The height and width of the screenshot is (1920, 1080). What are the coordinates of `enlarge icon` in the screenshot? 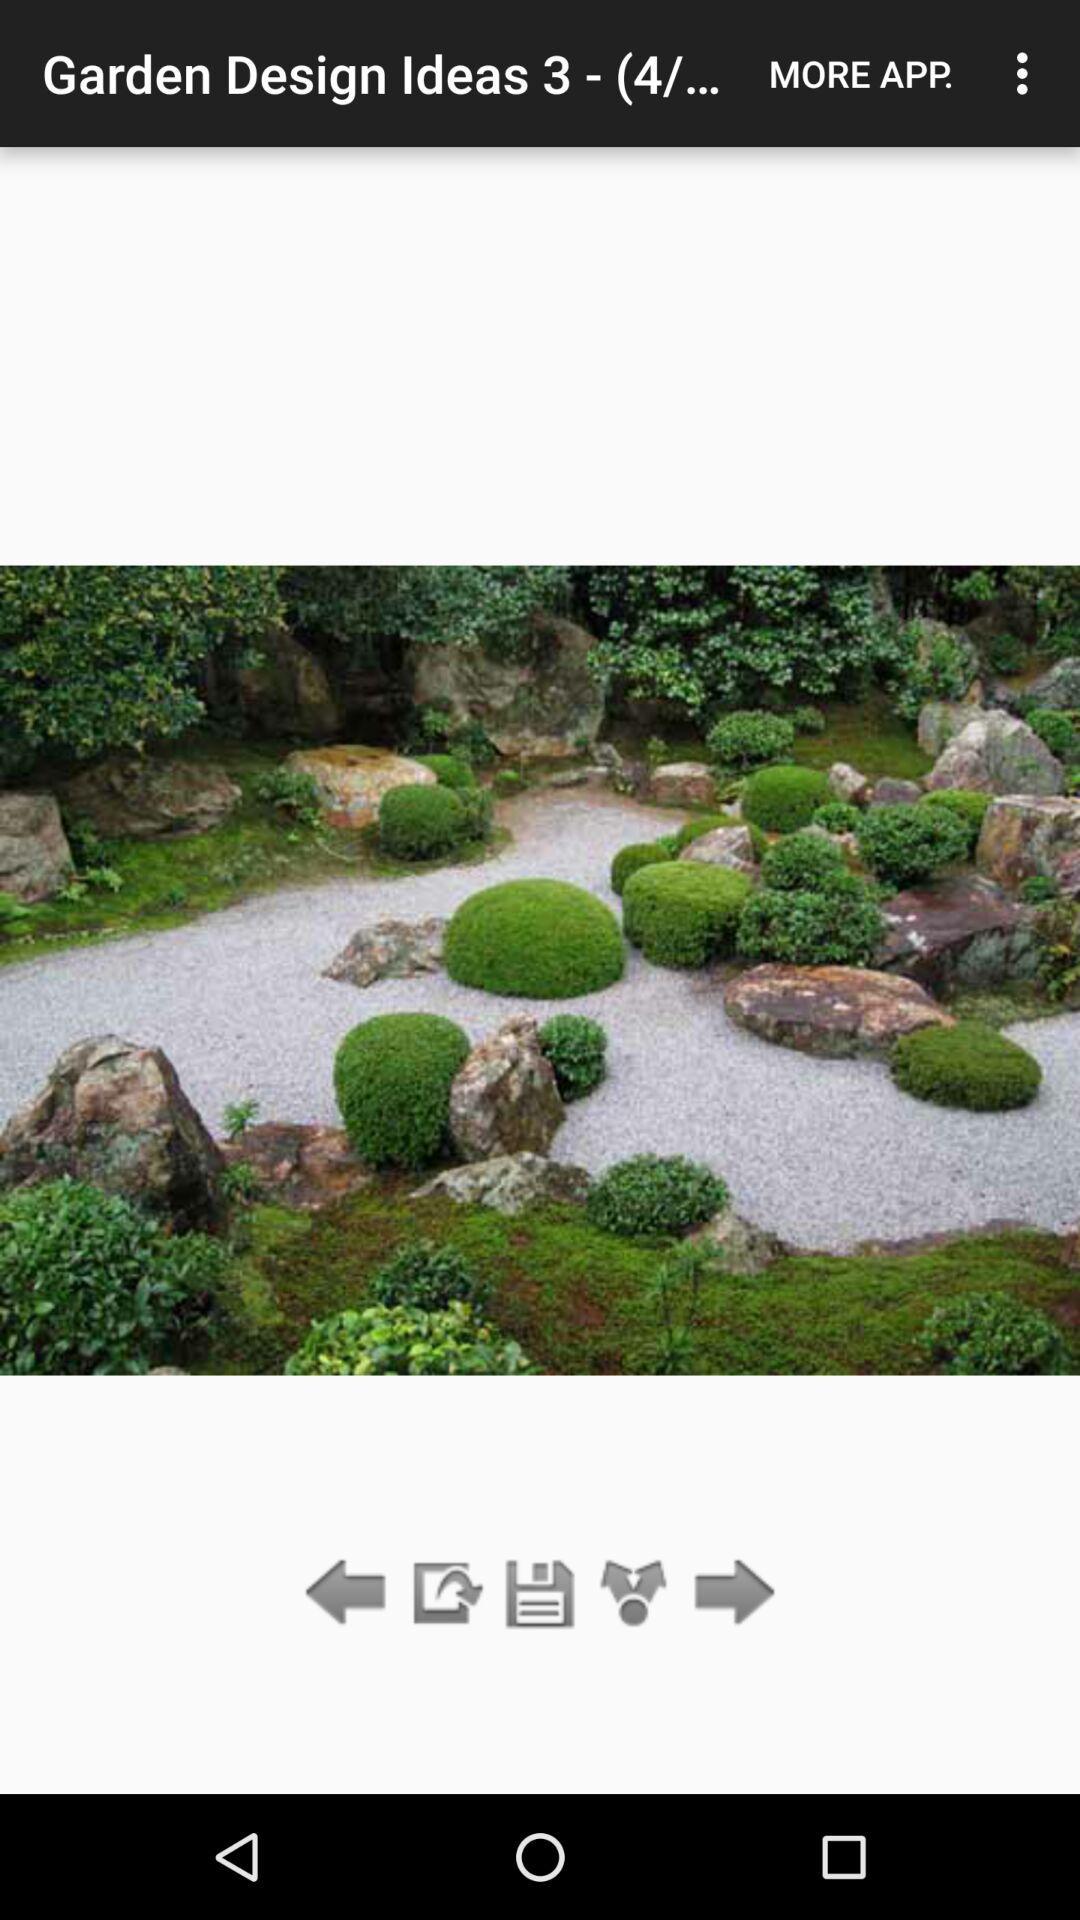 It's located at (634, 1593).